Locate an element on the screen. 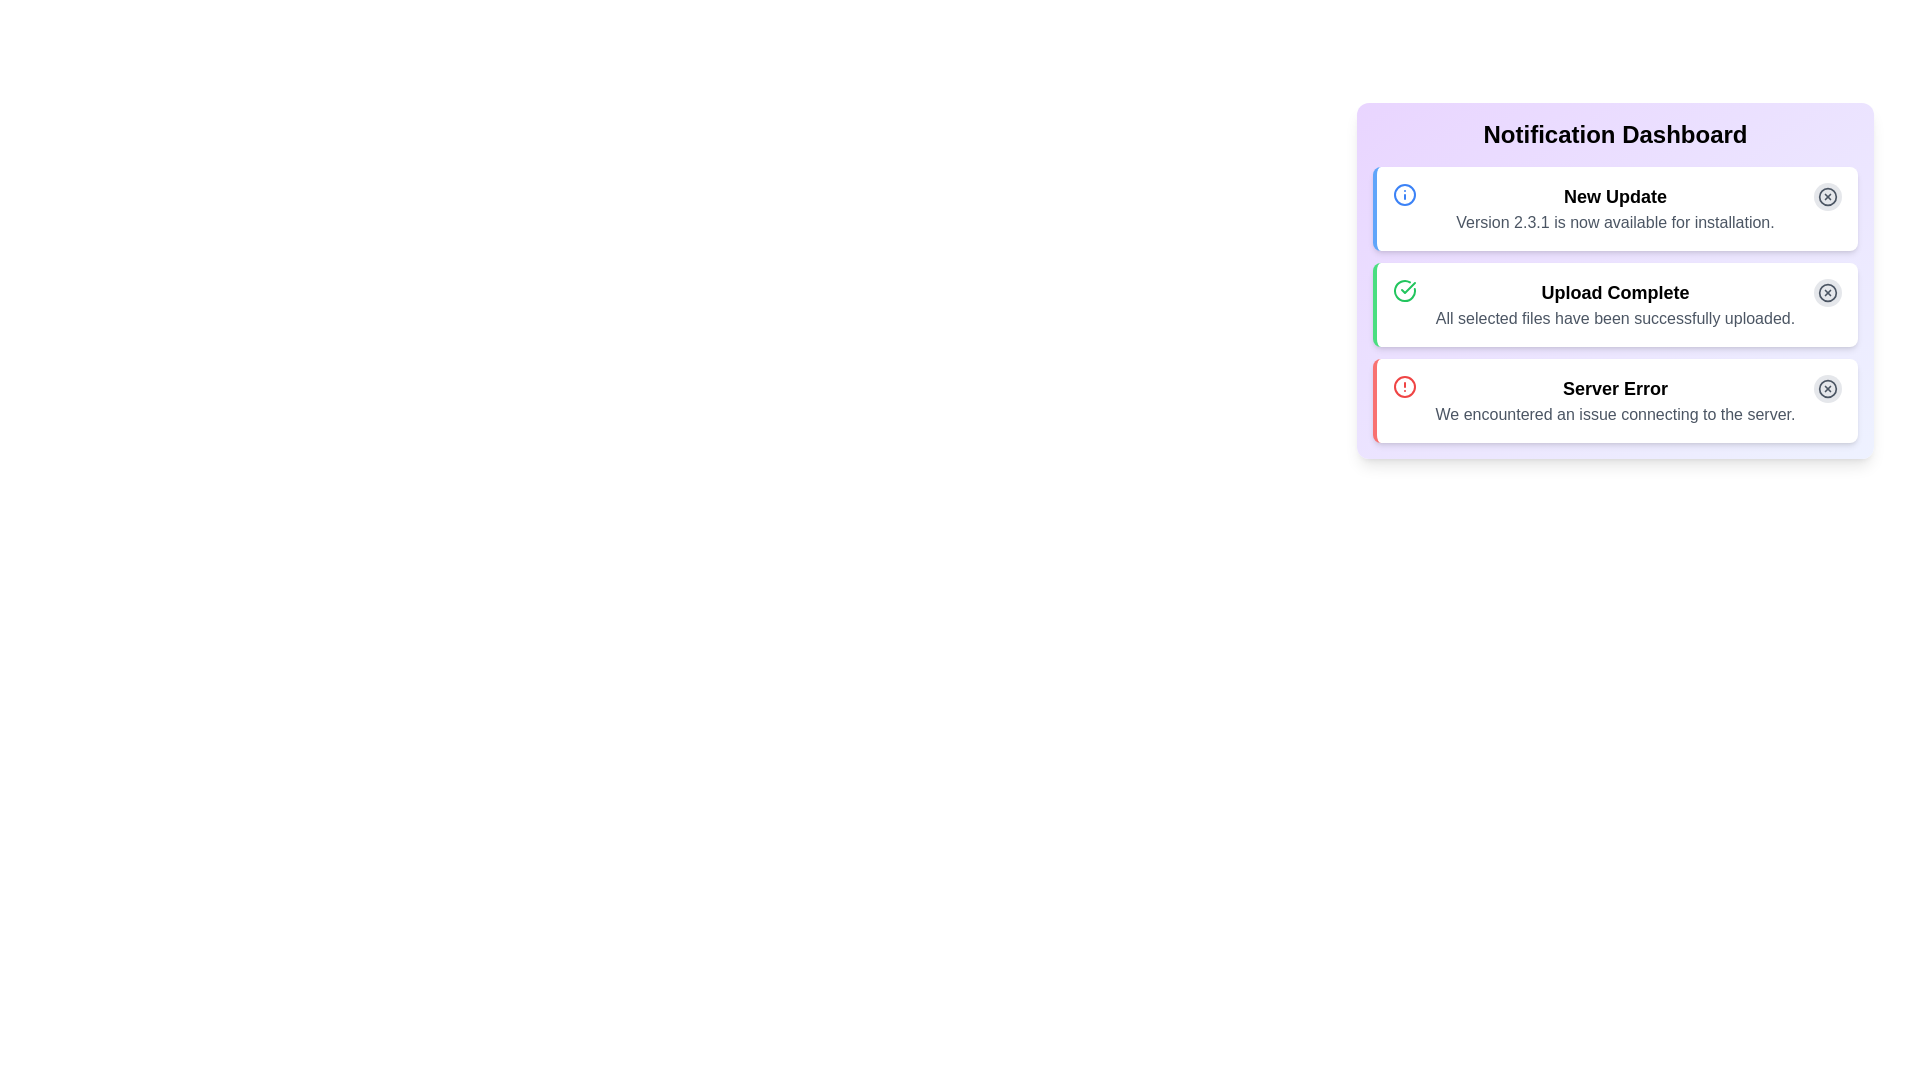  the circular button with a gray background and an 'X' icon in the top-right corner of the notification box labeled 'New Update Version 2.3.1 is now available for installation' is located at coordinates (1828, 196).